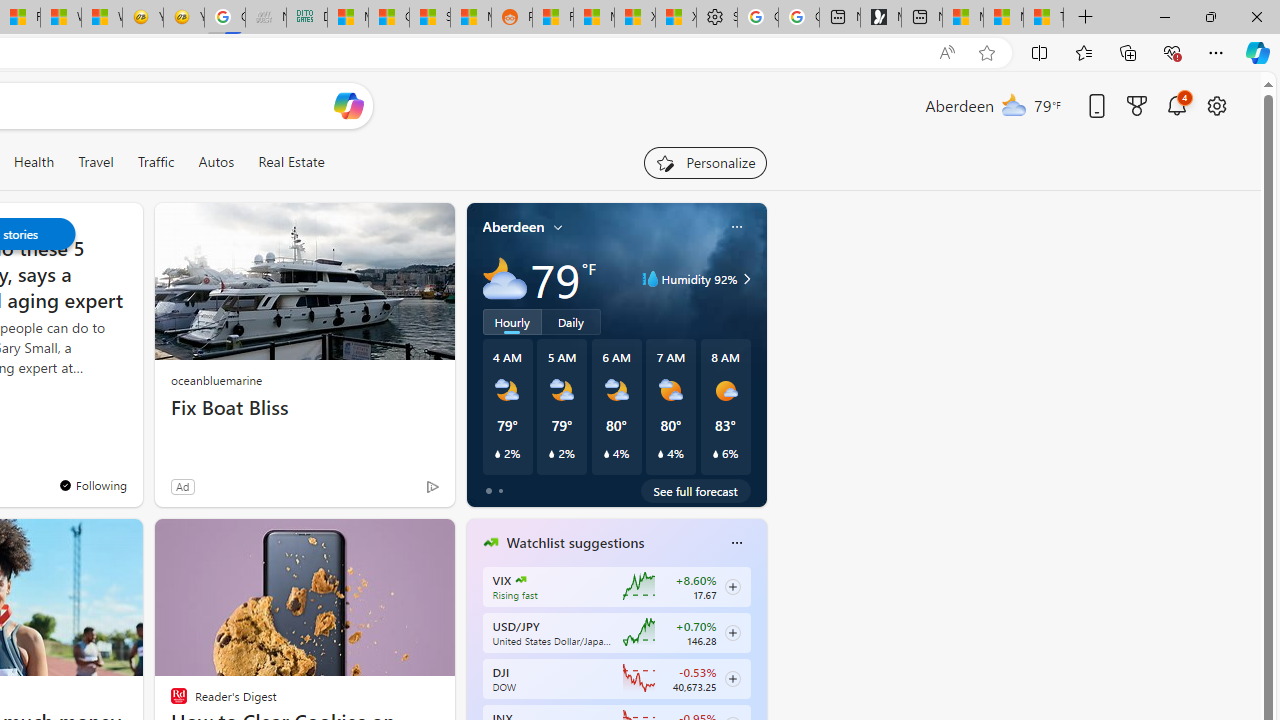  What do you see at coordinates (154, 161) in the screenshot?
I see `'Traffic'` at bounding box center [154, 161].